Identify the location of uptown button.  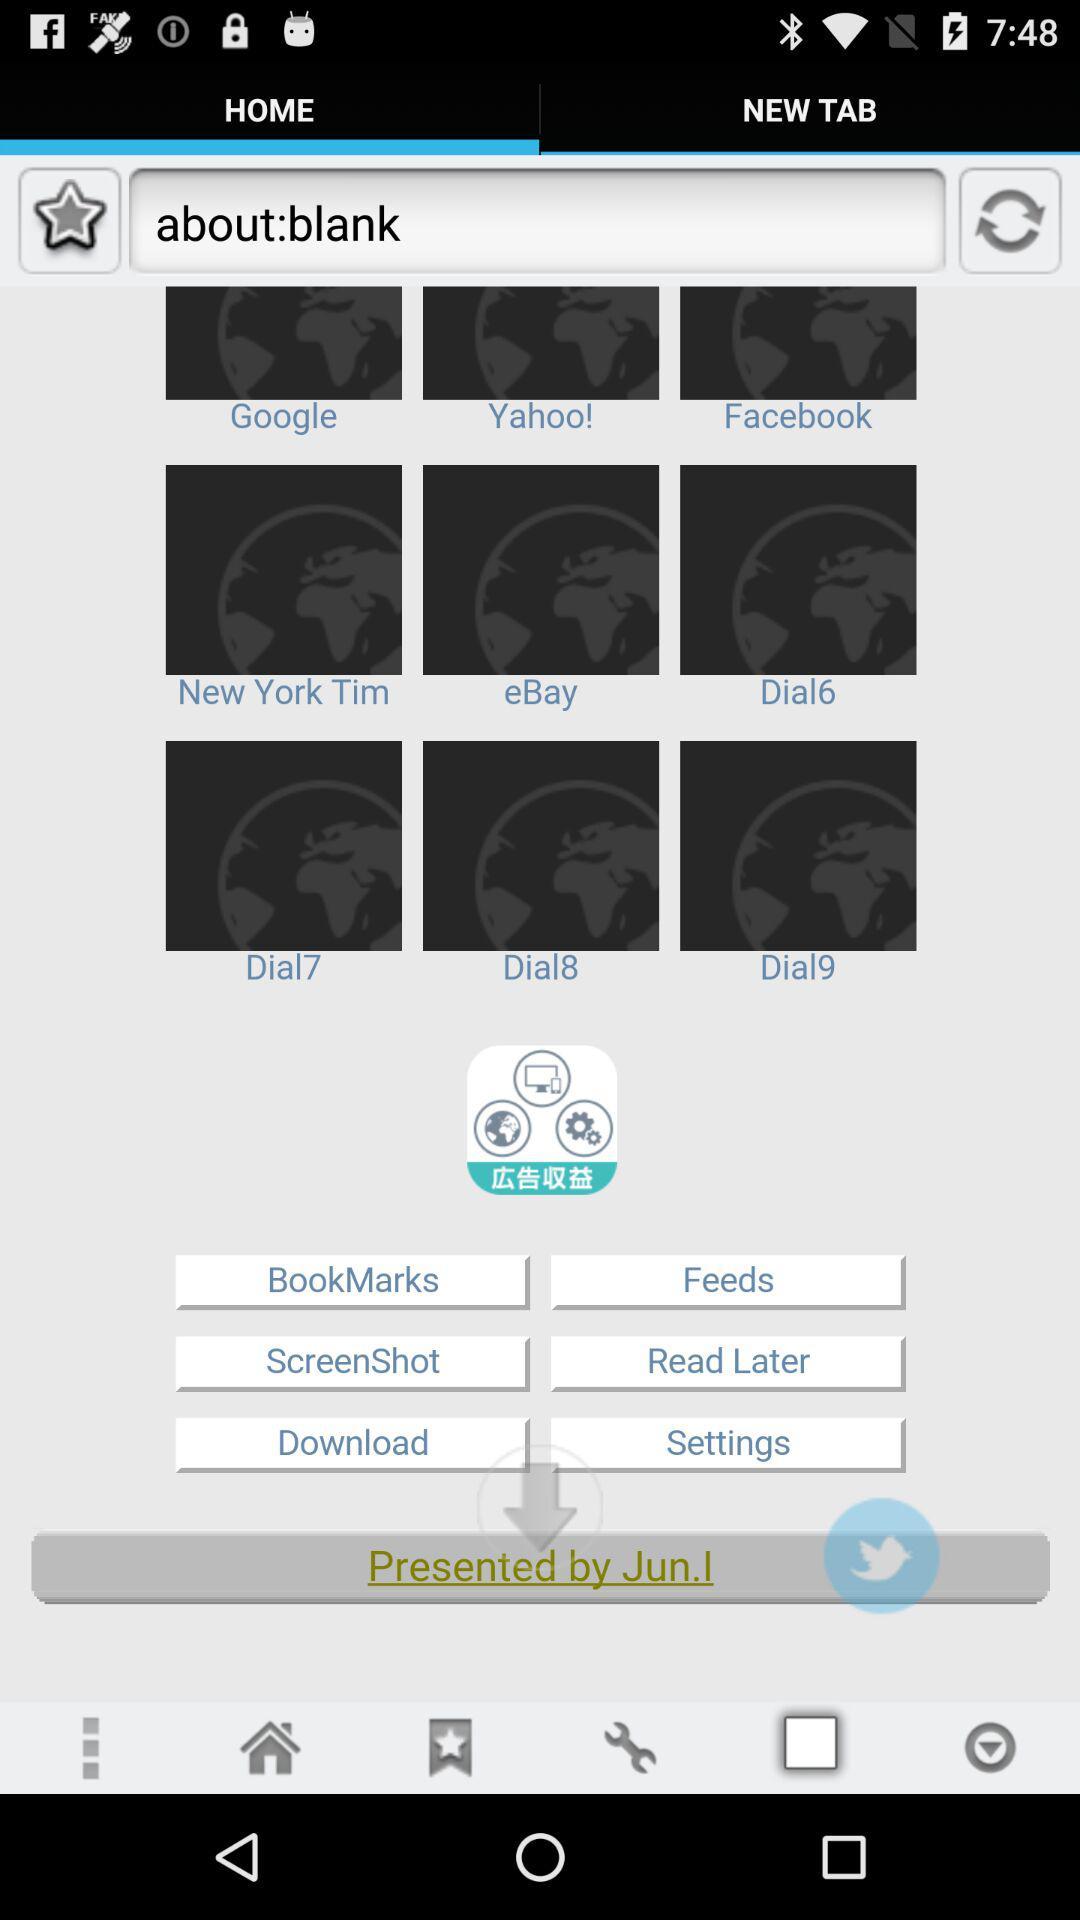
(540, 1507).